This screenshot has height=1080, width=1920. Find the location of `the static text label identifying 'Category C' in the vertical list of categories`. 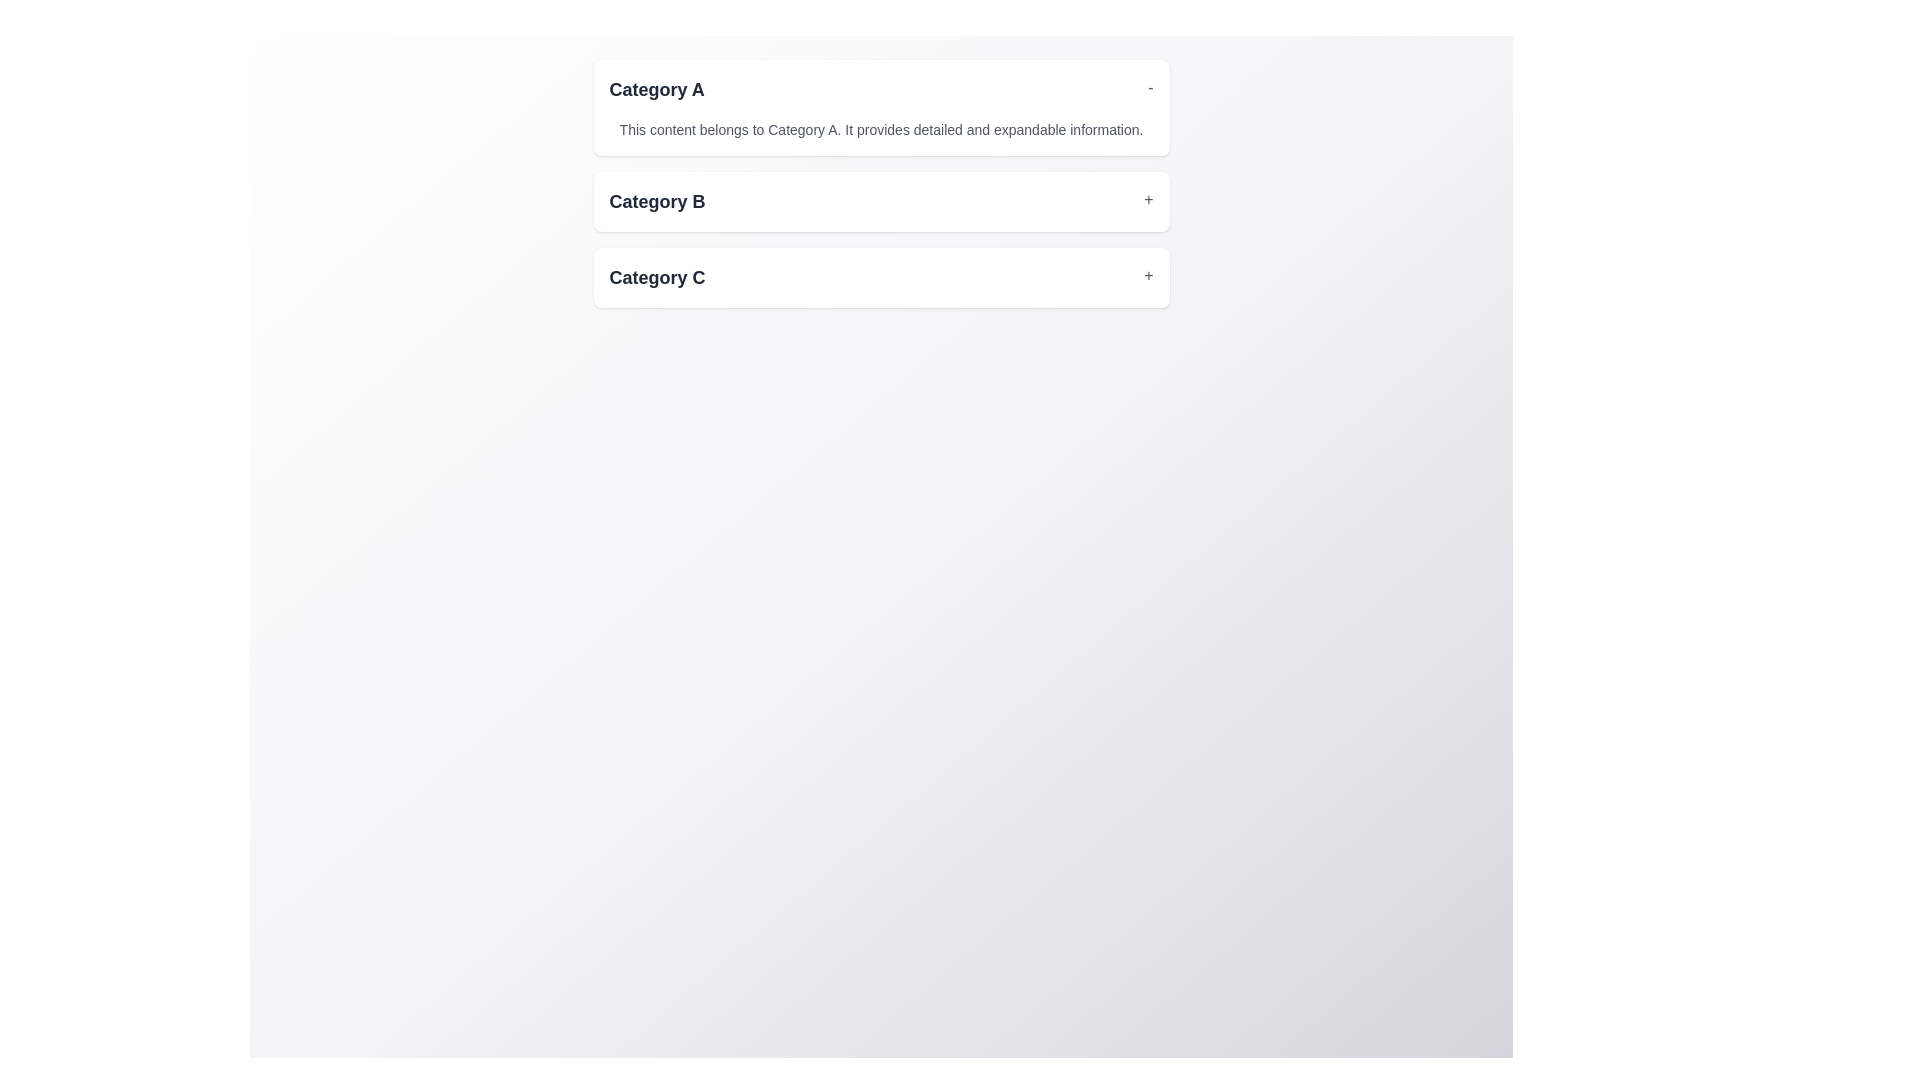

the static text label identifying 'Category C' in the vertical list of categories is located at coordinates (657, 277).